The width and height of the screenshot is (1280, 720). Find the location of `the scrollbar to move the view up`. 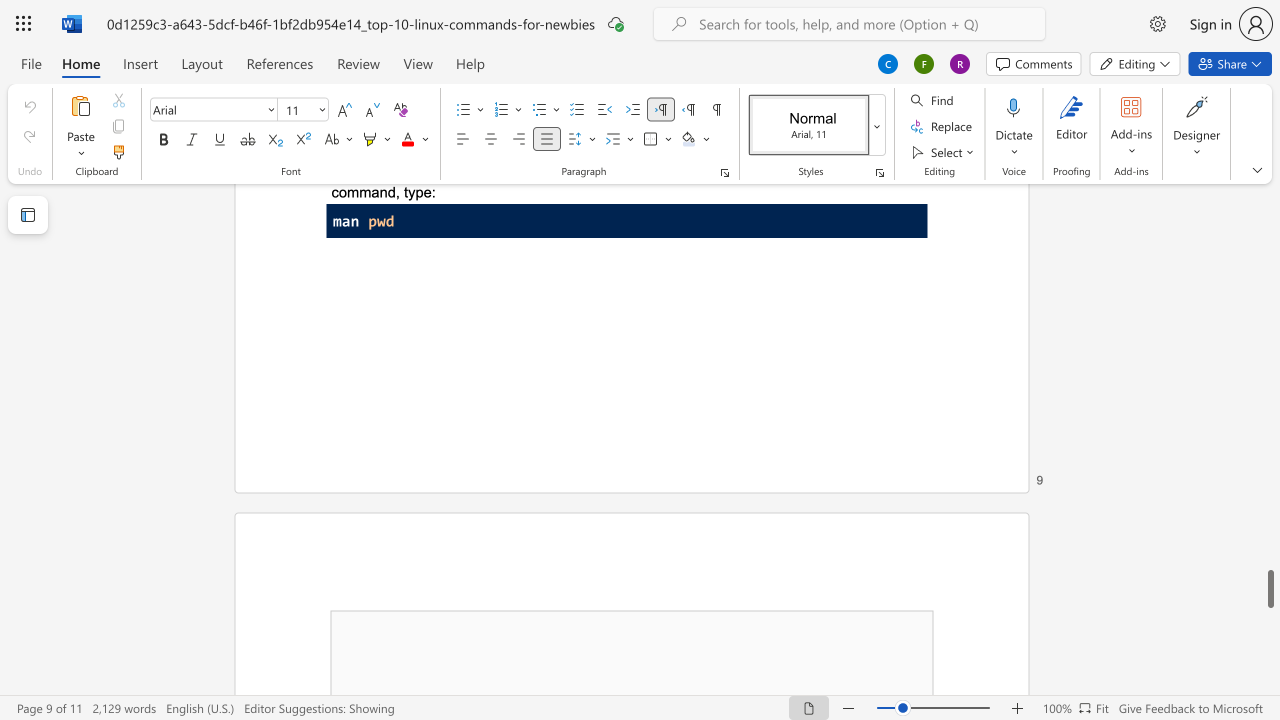

the scrollbar to move the view up is located at coordinates (1269, 418).